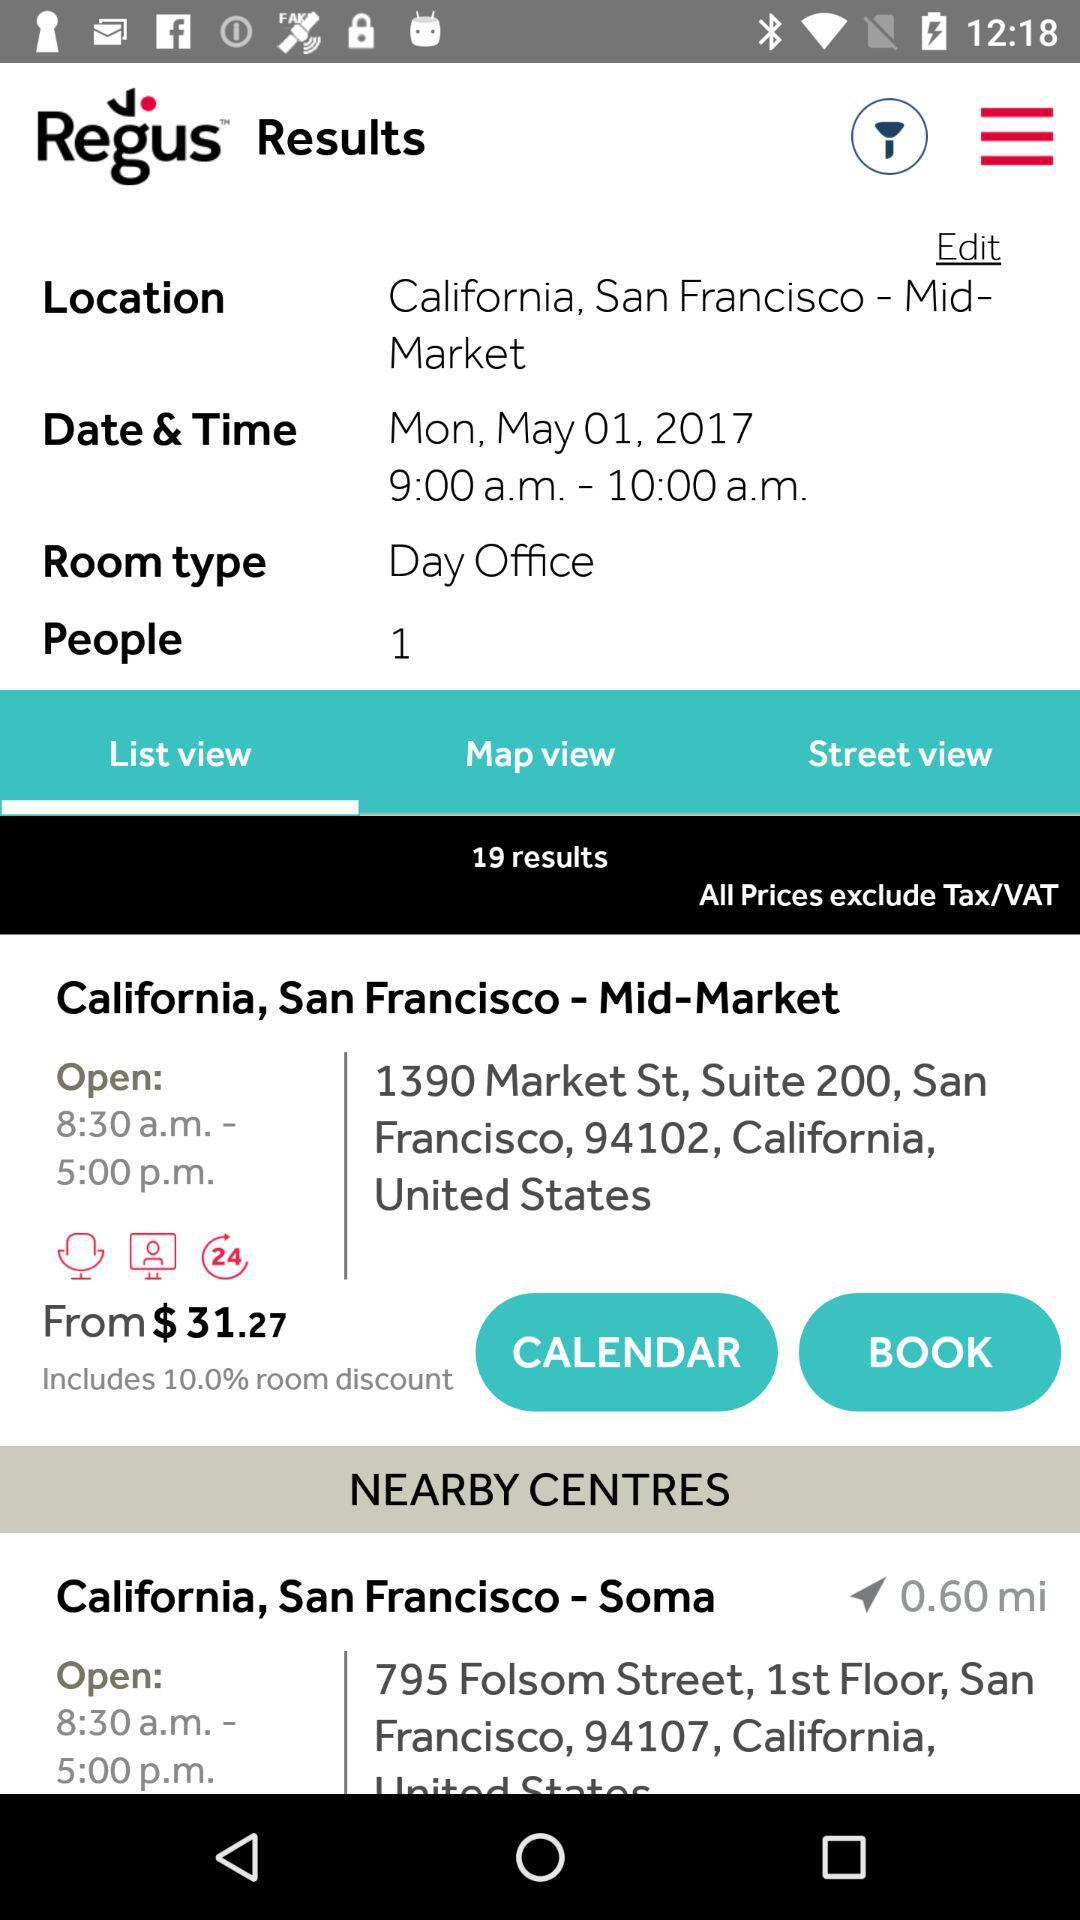 Image resolution: width=1080 pixels, height=1920 pixels. What do you see at coordinates (625, 1352) in the screenshot?
I see `icon next to book icon` at bounding box center [625, 1352].